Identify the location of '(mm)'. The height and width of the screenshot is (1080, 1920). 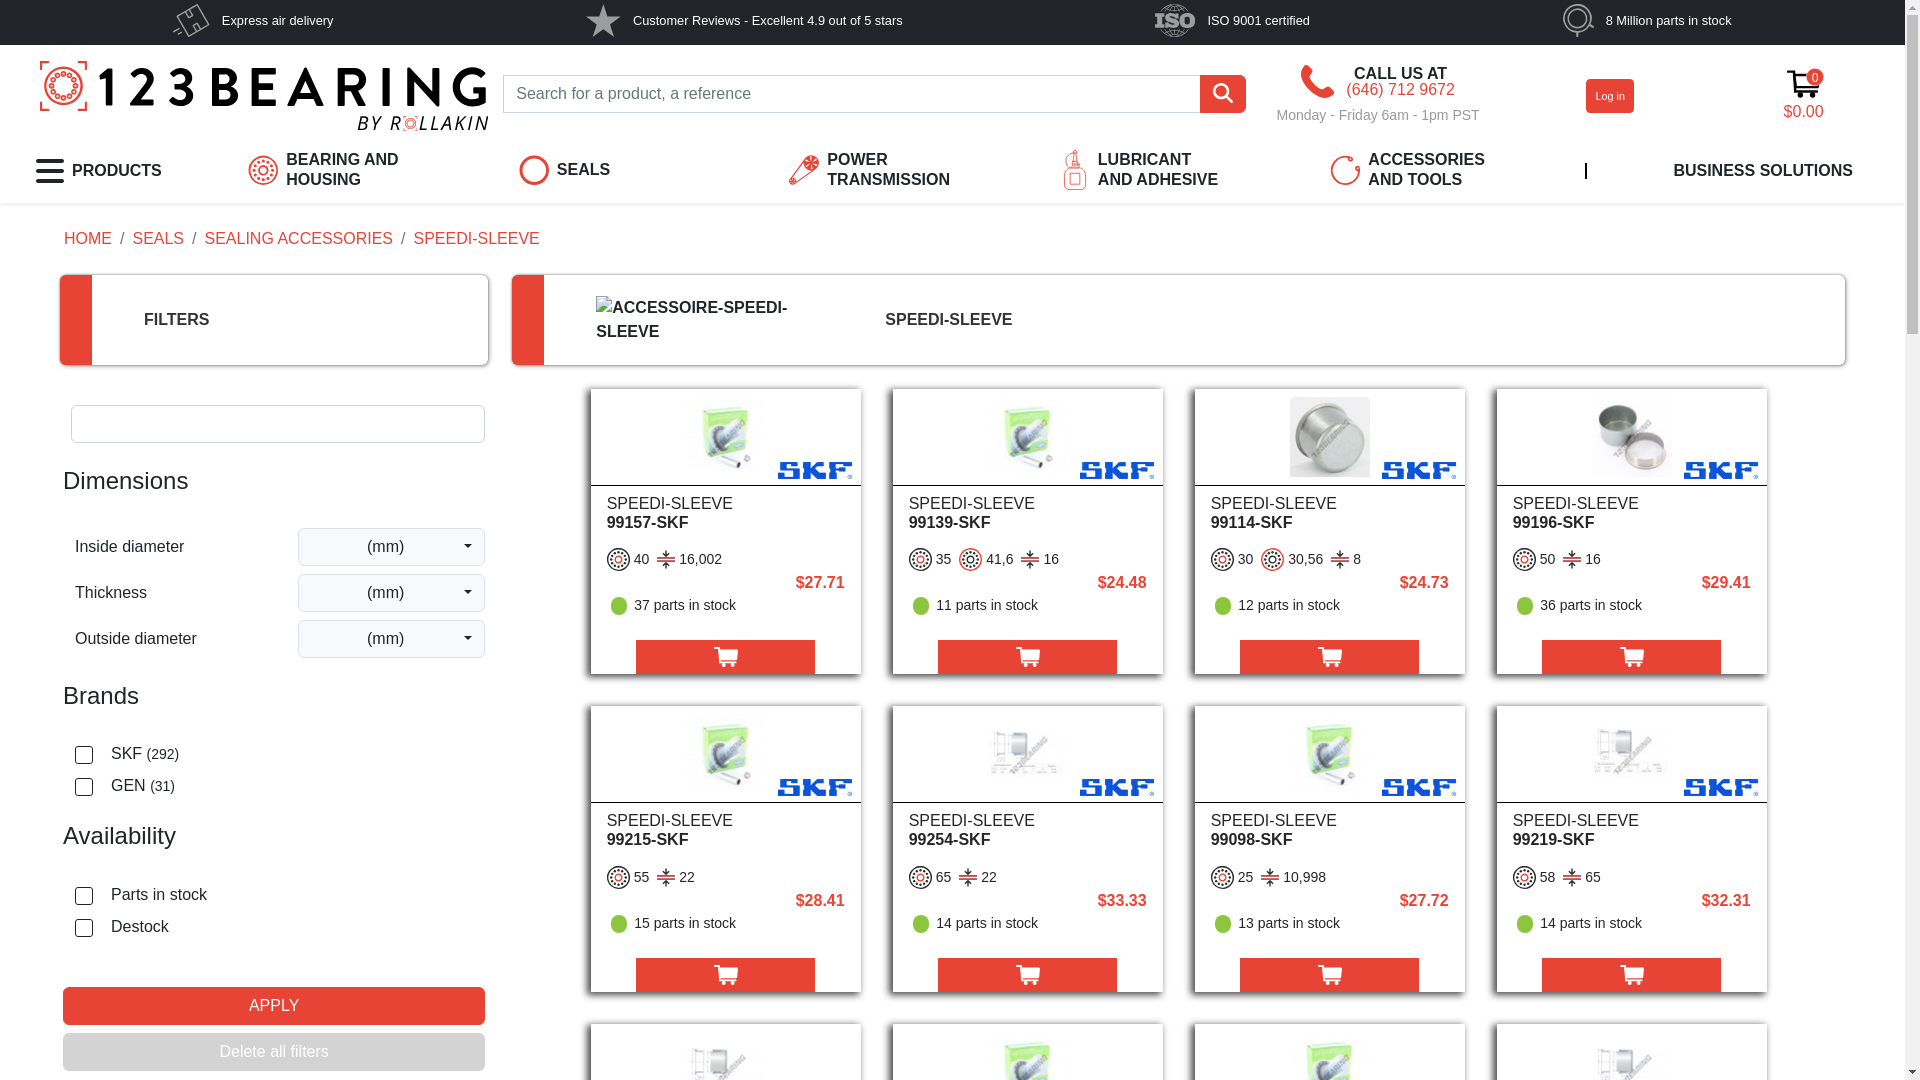
(391, 547).